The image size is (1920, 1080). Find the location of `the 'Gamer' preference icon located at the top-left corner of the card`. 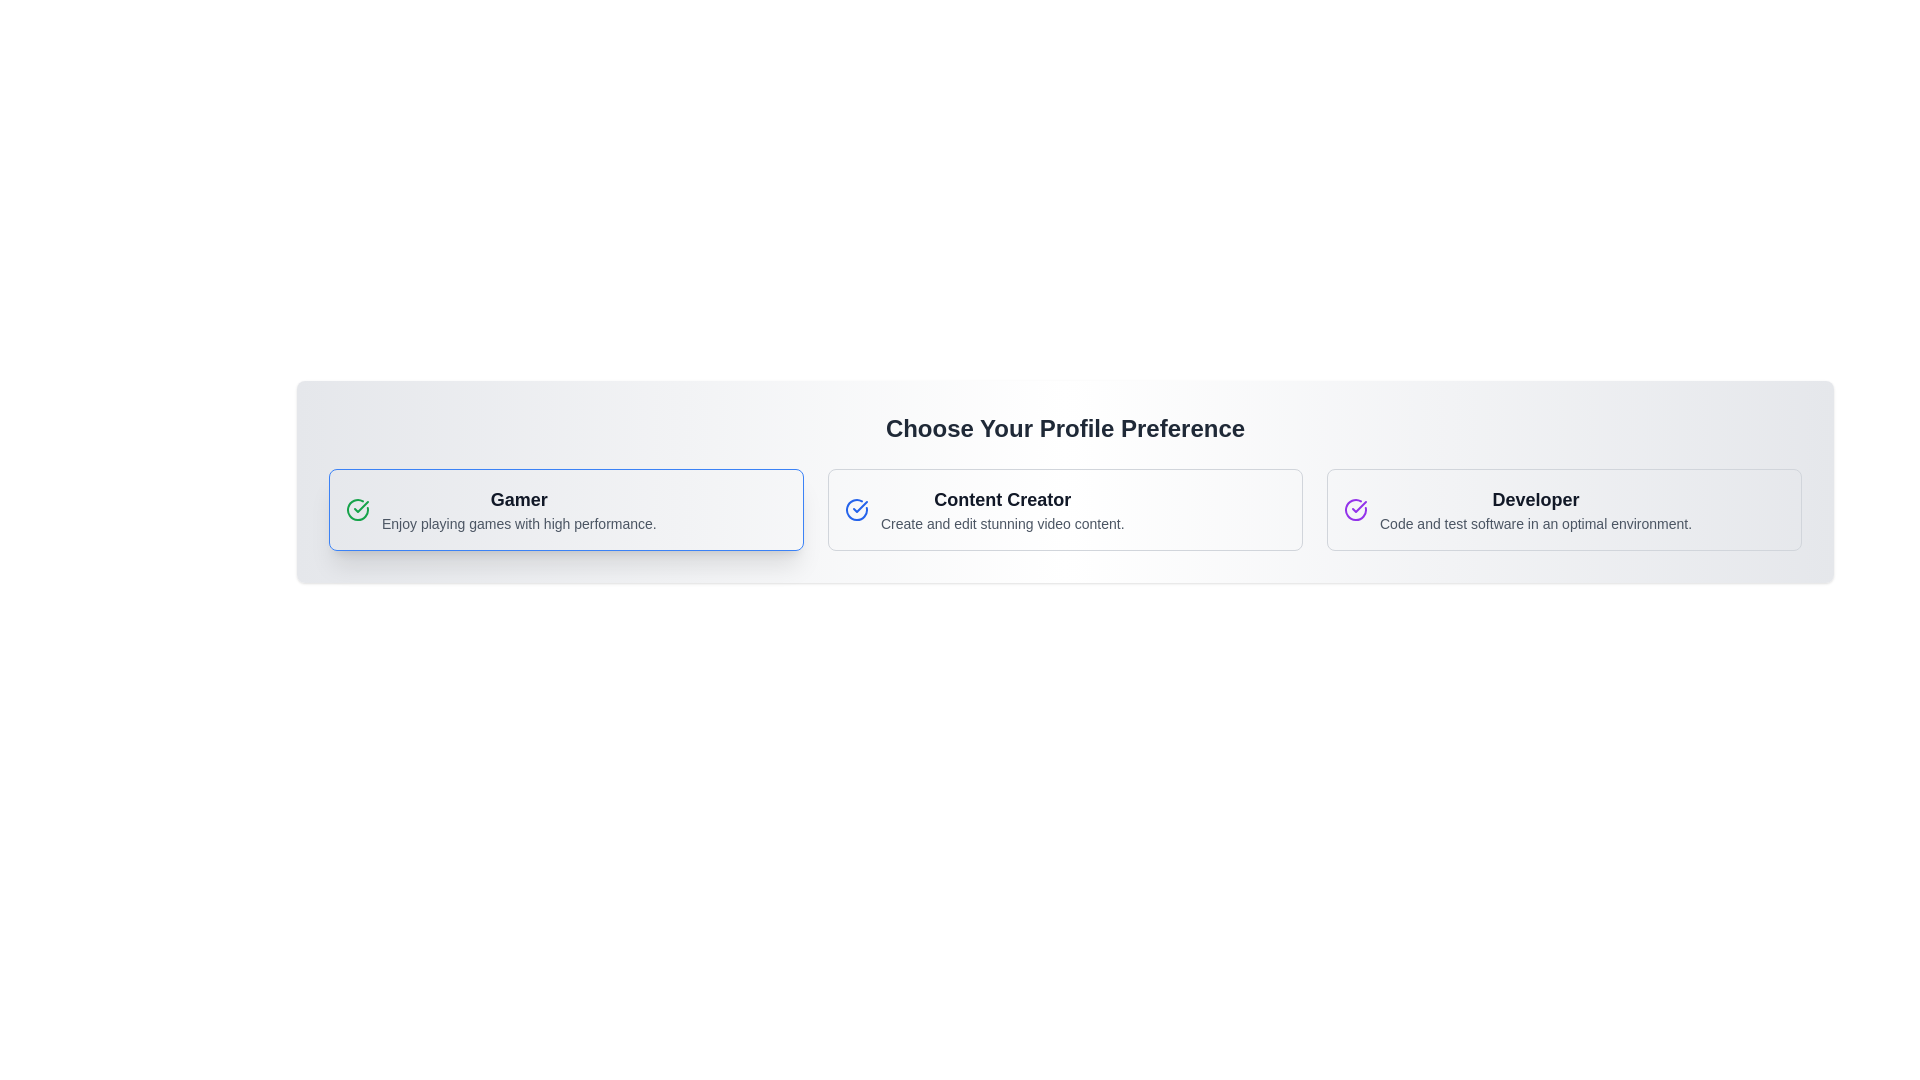

the 'Gamer' preference icon located at the top-left corner of the card is located at coordinates (358, 508).